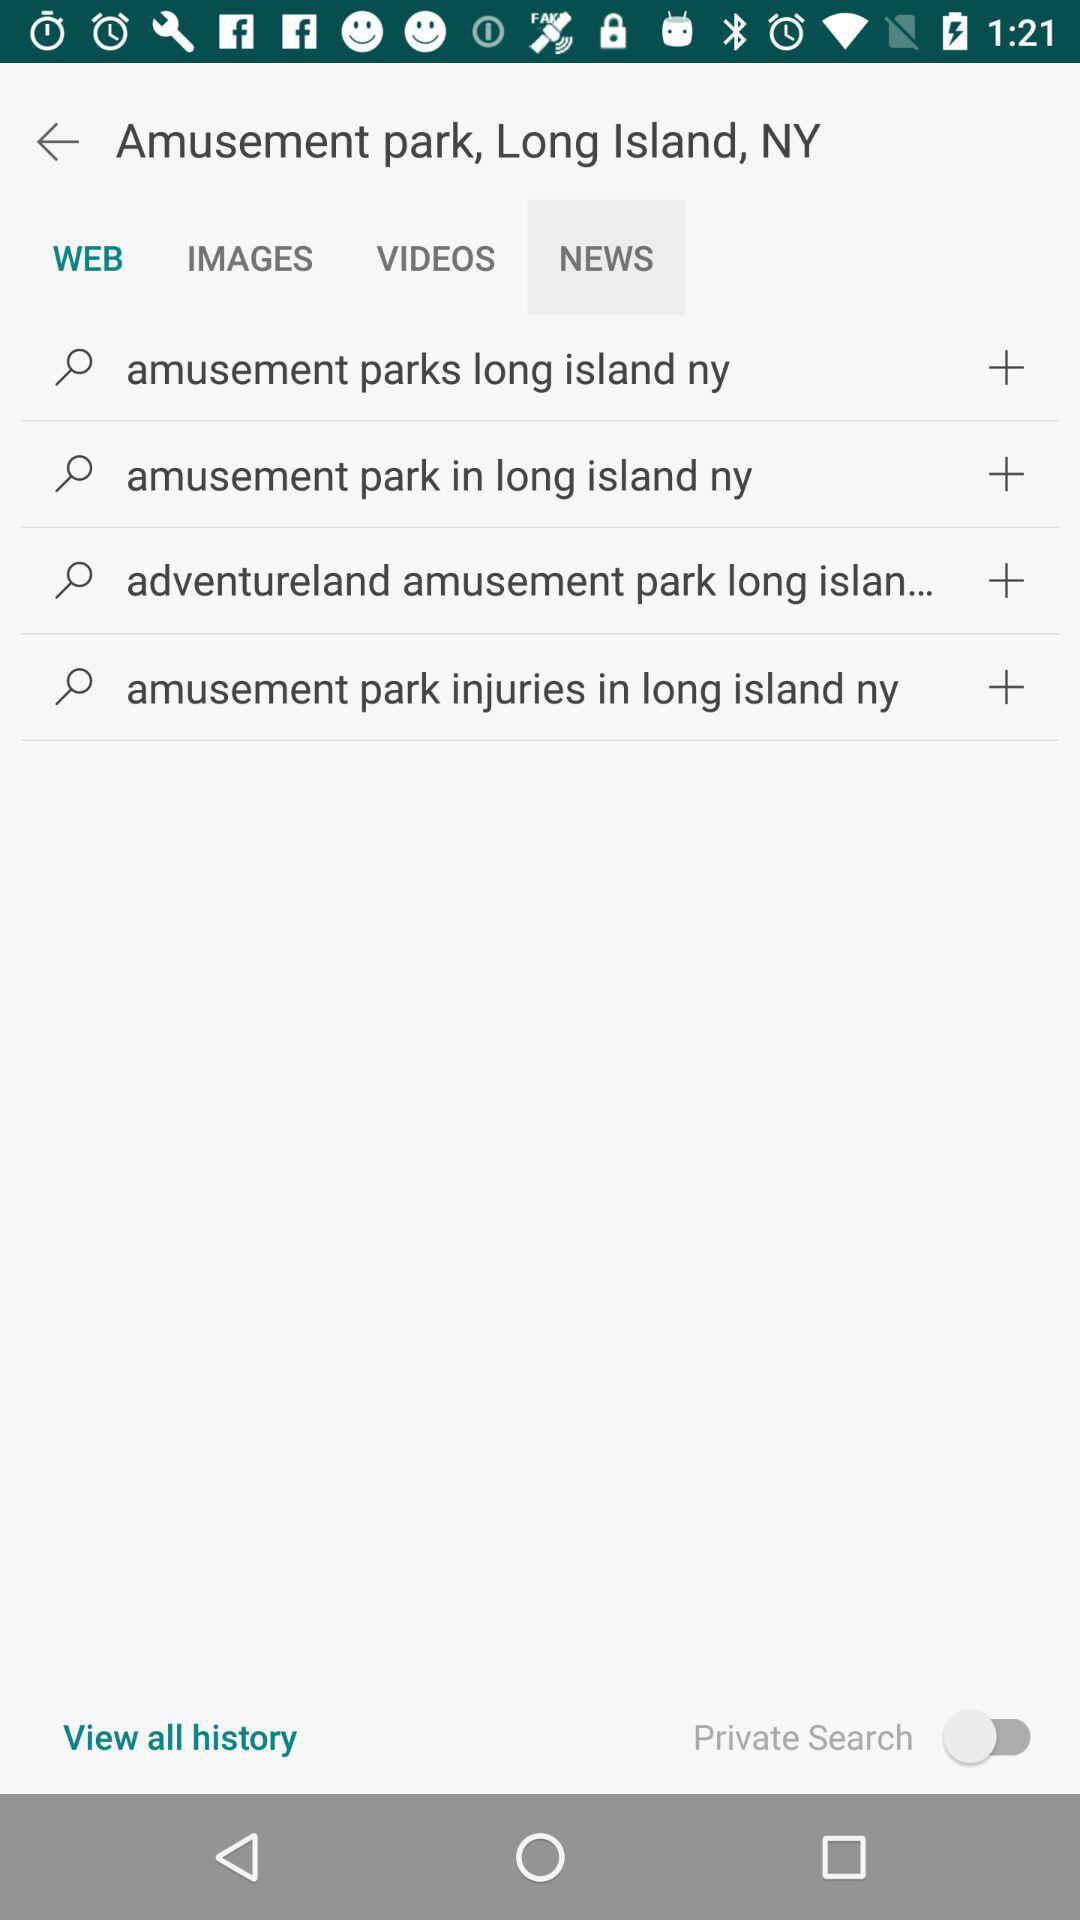 The image size is (1080, 1920). I want to click on item to the right of the images item, so click(435, 256).